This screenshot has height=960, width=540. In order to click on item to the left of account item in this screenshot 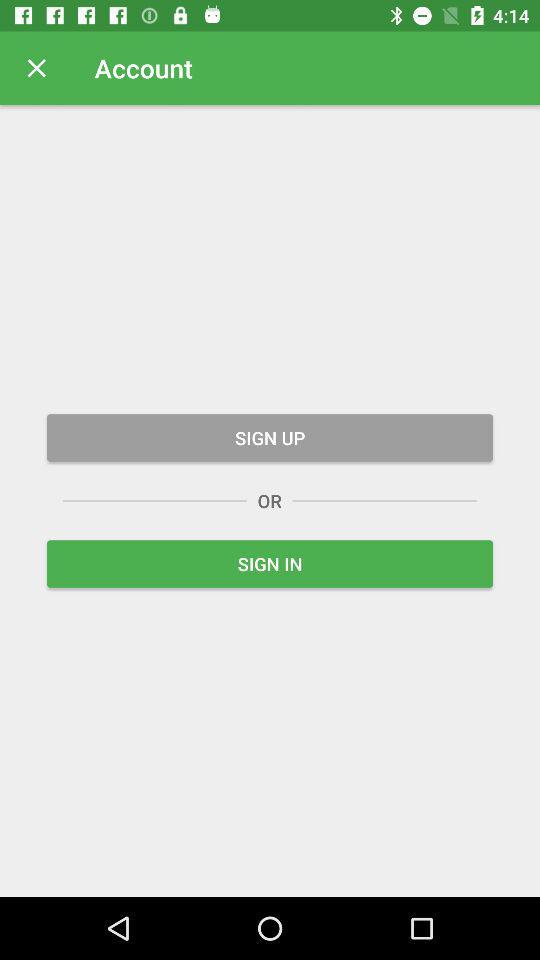, I will do `click(36, 68)`.